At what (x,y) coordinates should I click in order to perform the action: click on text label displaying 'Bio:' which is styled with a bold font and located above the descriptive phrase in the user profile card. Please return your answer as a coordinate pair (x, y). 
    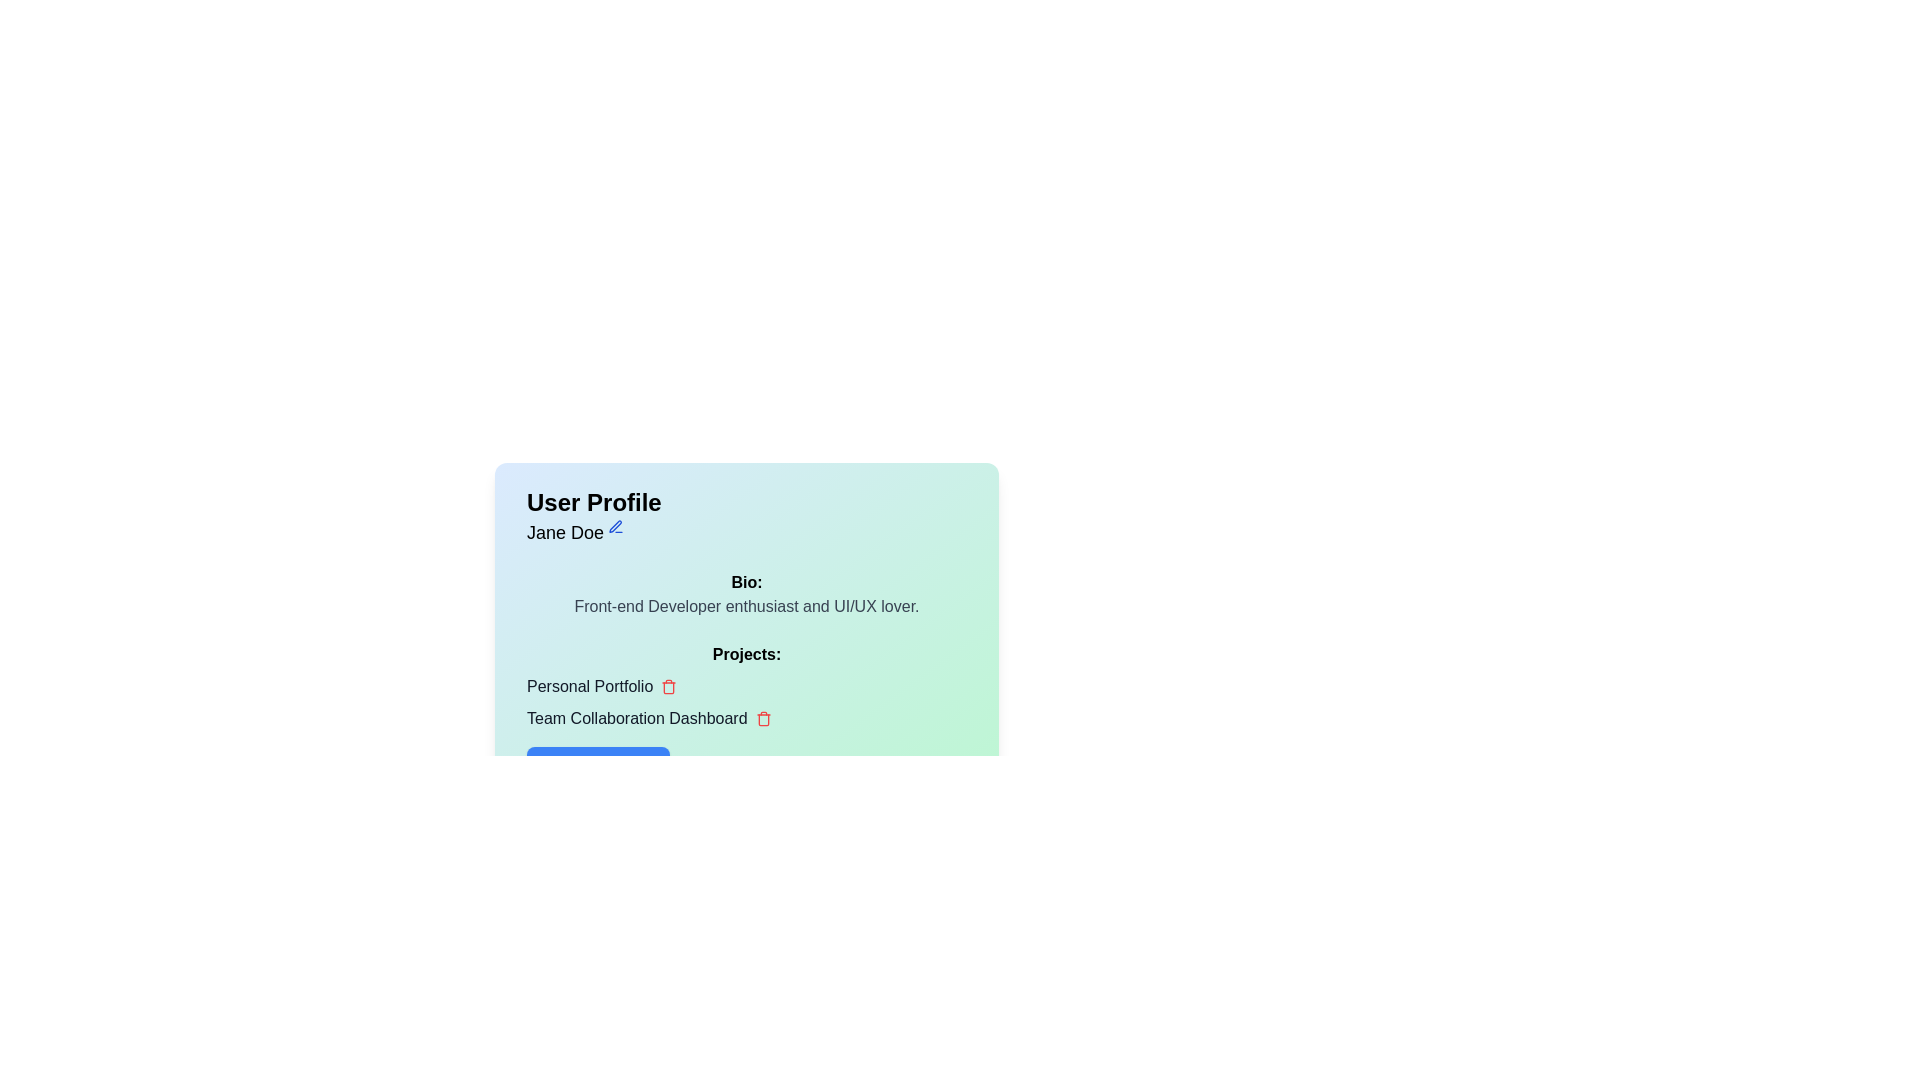
    Looking at the image, I should click on (746, 582).